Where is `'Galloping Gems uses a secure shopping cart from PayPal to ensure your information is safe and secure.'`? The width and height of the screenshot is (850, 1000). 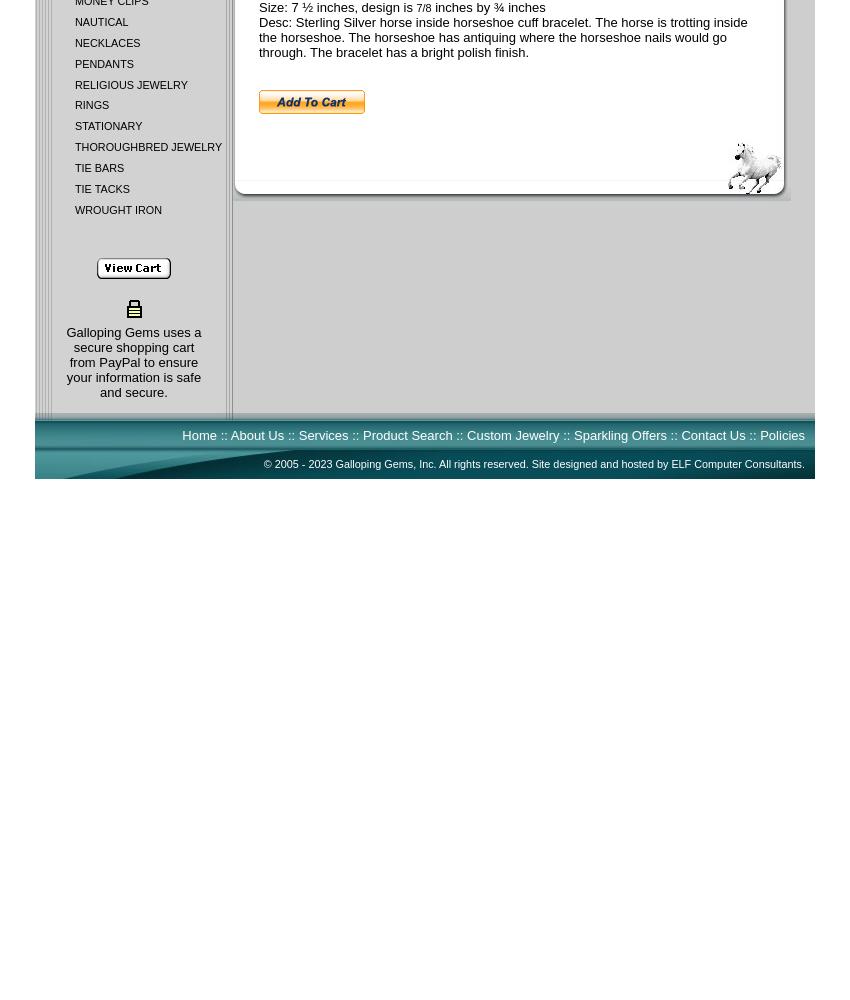
'Galloping Gems uses a secure shopping cart from PayPal to ensure your information is safe and secure.' is located at coordinates (133, 361).